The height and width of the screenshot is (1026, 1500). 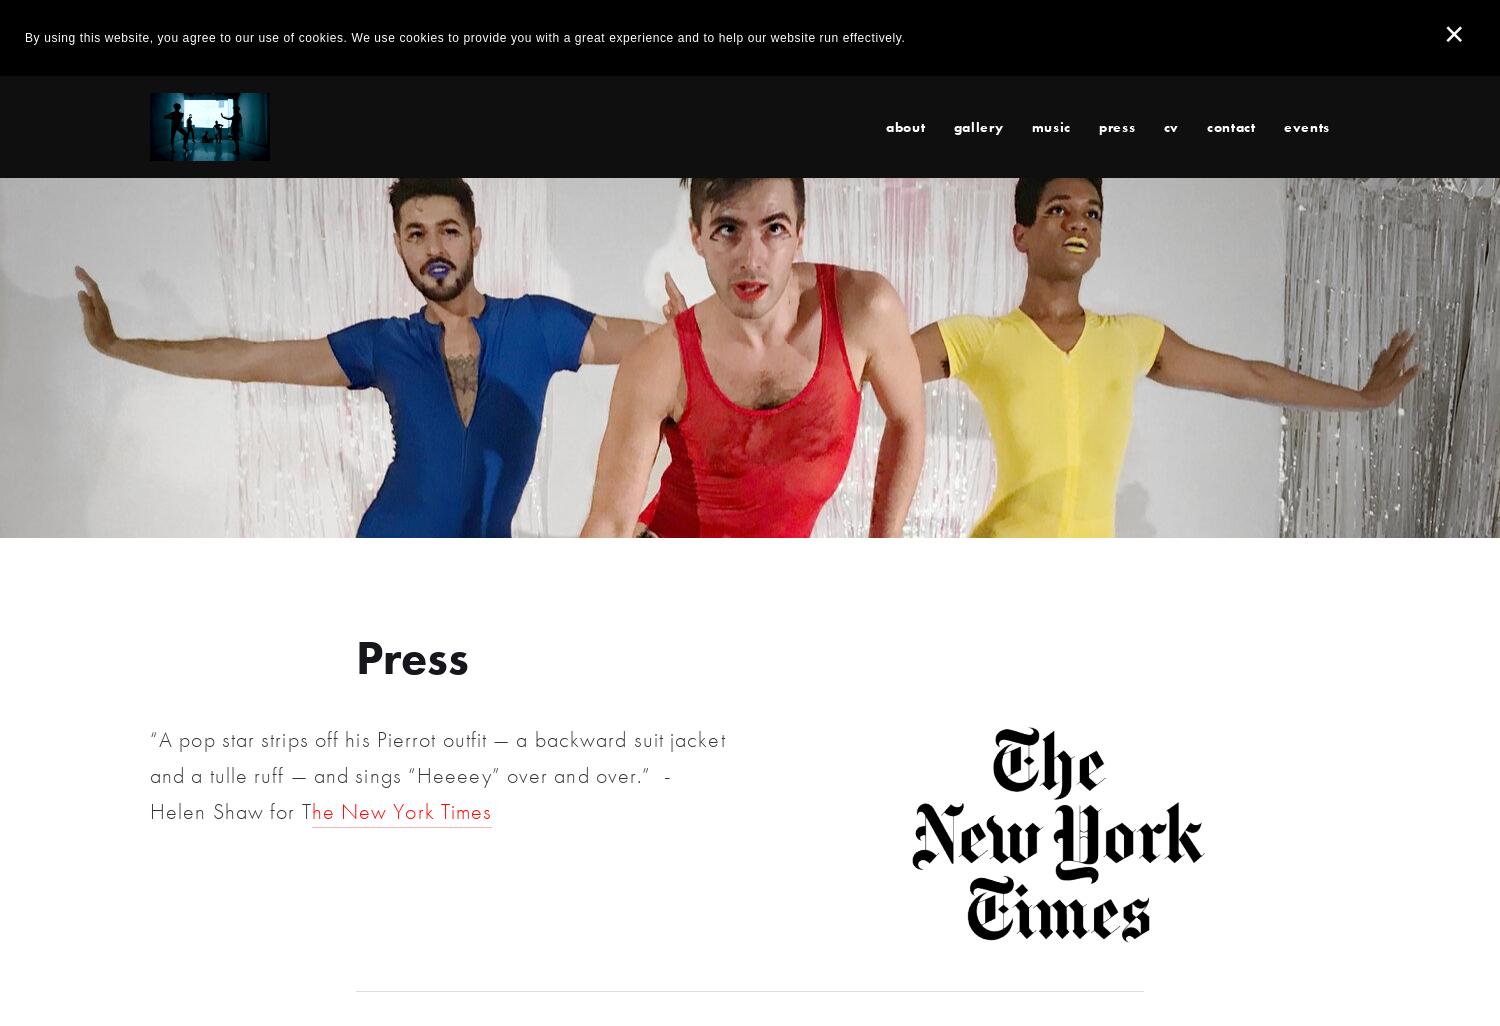 I want to click on '“A pop star strips off his Pierrot outfit — a backward suit jacket and a tulle ruff — and sings “Heeeey” over and over.”  - Helen Shaw for T', so click(x=439, y=774).